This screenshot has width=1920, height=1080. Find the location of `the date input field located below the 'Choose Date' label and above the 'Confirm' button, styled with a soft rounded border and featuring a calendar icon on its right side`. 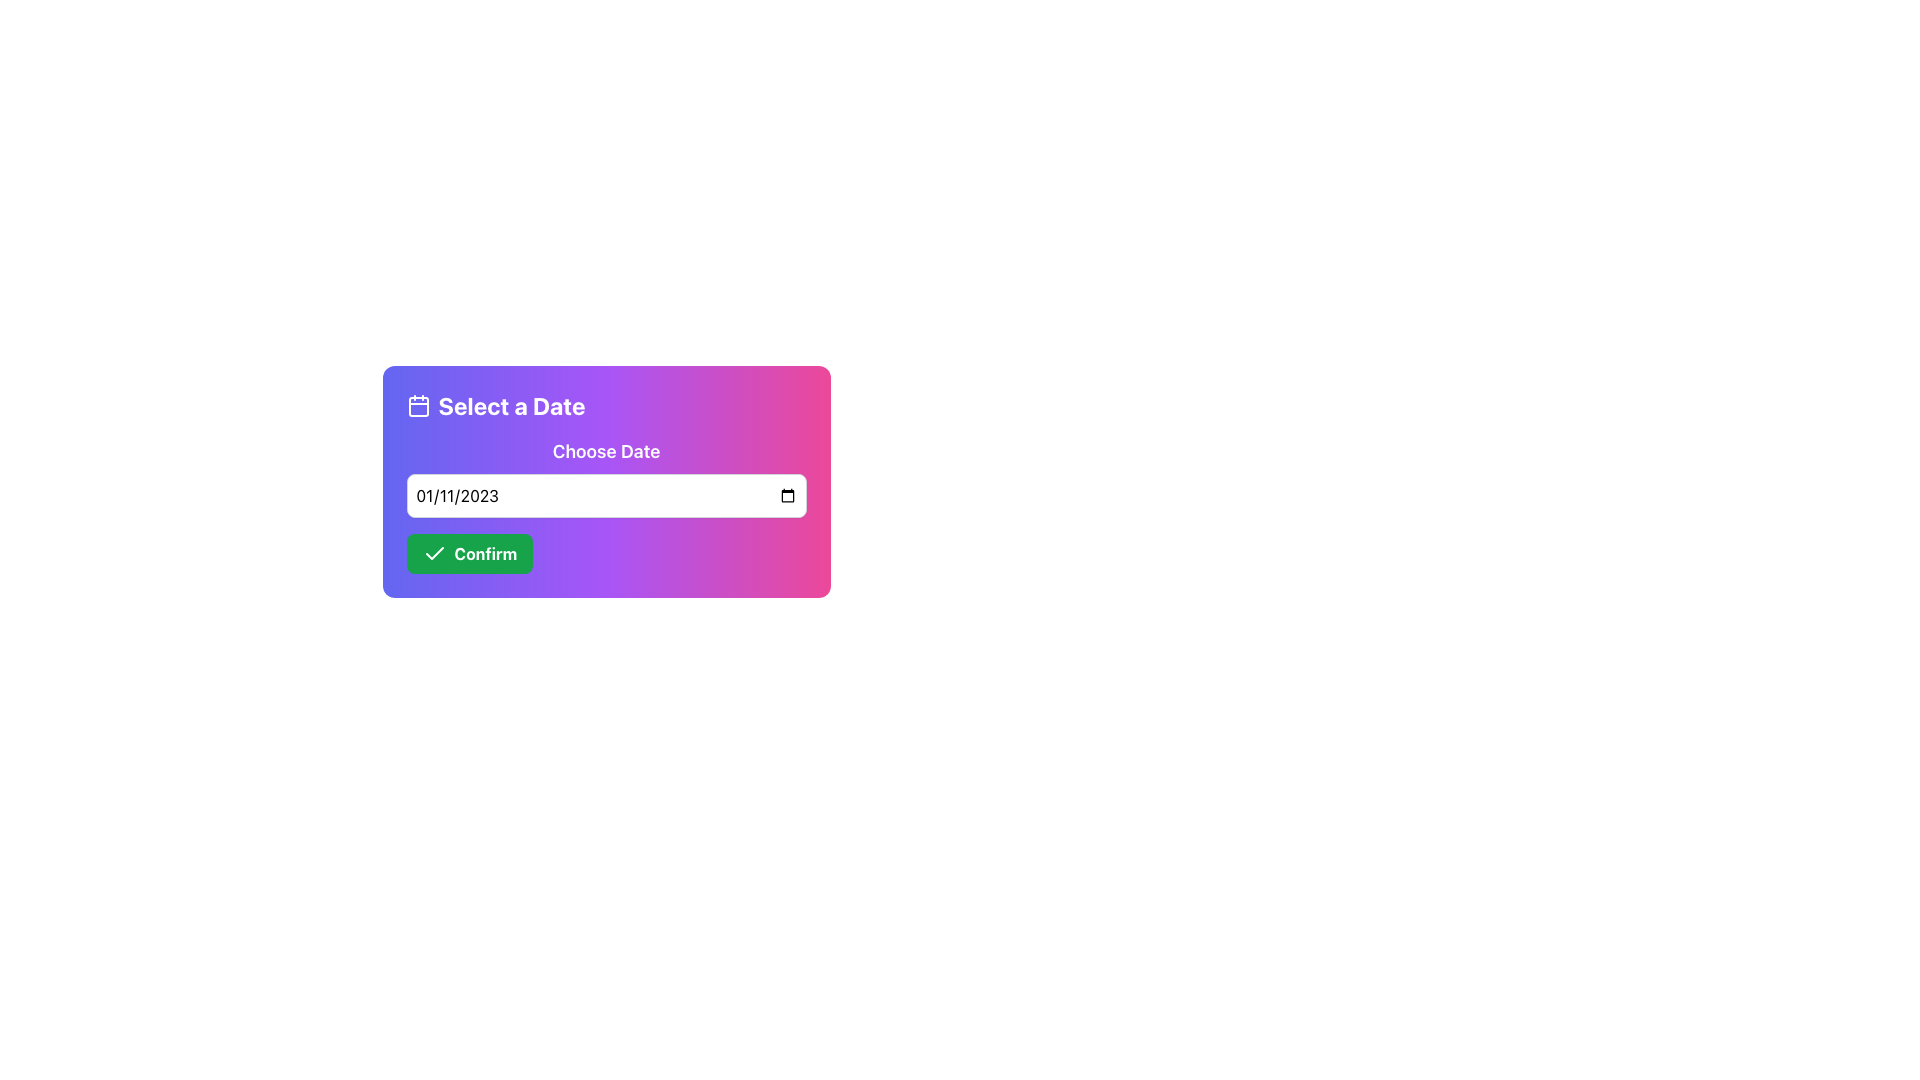

the date input field located below the 'Choose Date' label and above the 'Confirm' button, styled with a soft rounded border and featuring a calendar icon on its right side is located at coordinates (605, 495).